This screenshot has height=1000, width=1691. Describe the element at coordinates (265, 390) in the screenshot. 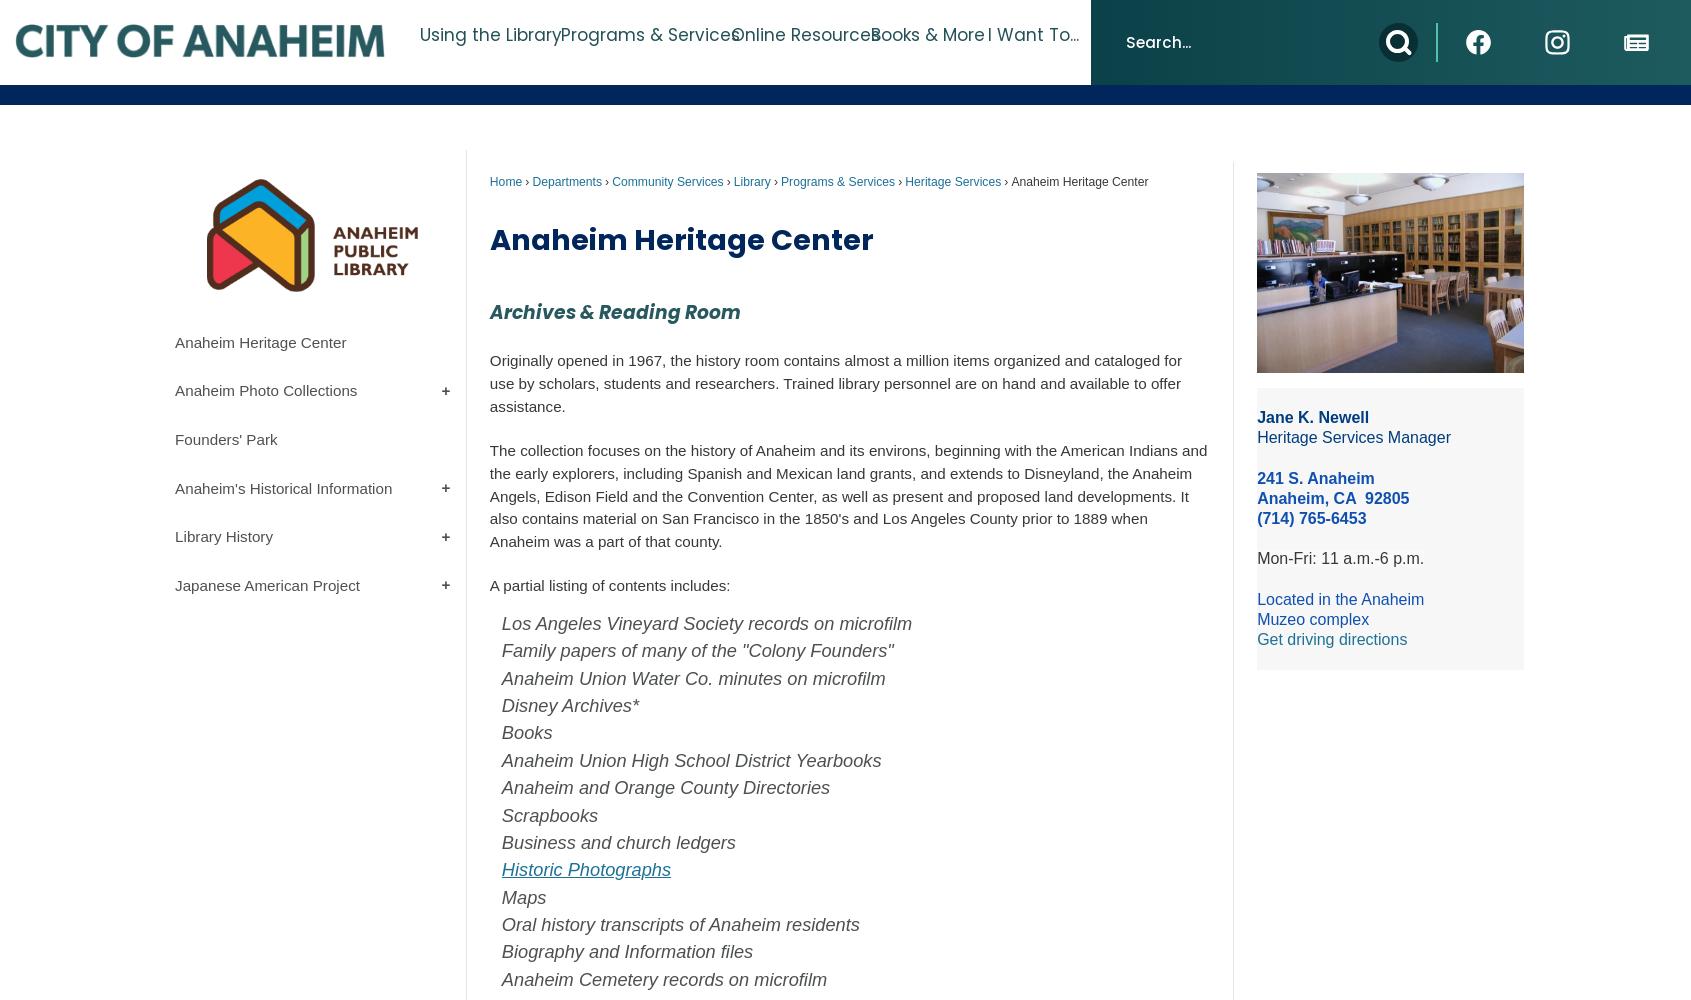

I see `'Anaheim Photo Collections'` at that location.